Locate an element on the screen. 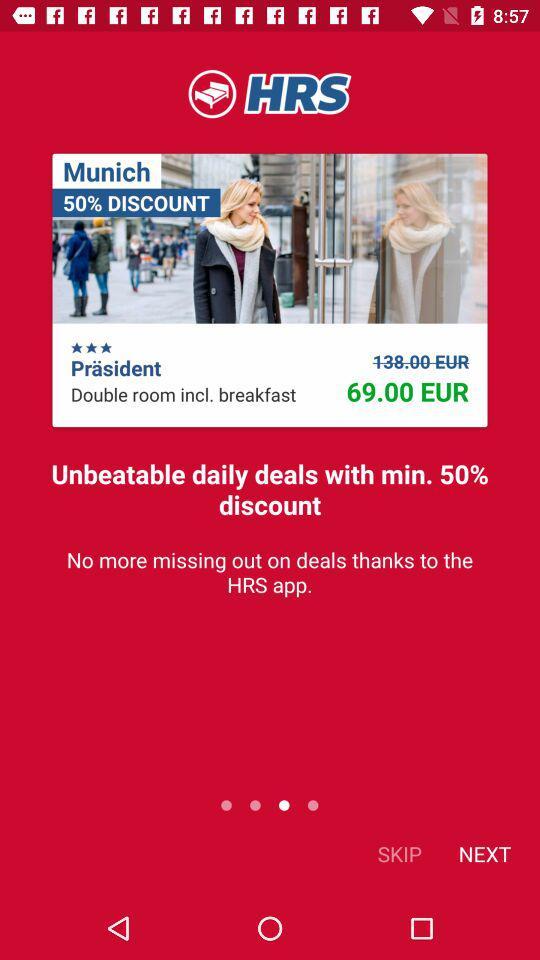 This screenshot has height=960, width=540. the next icon is located at coordinates (483, 852).